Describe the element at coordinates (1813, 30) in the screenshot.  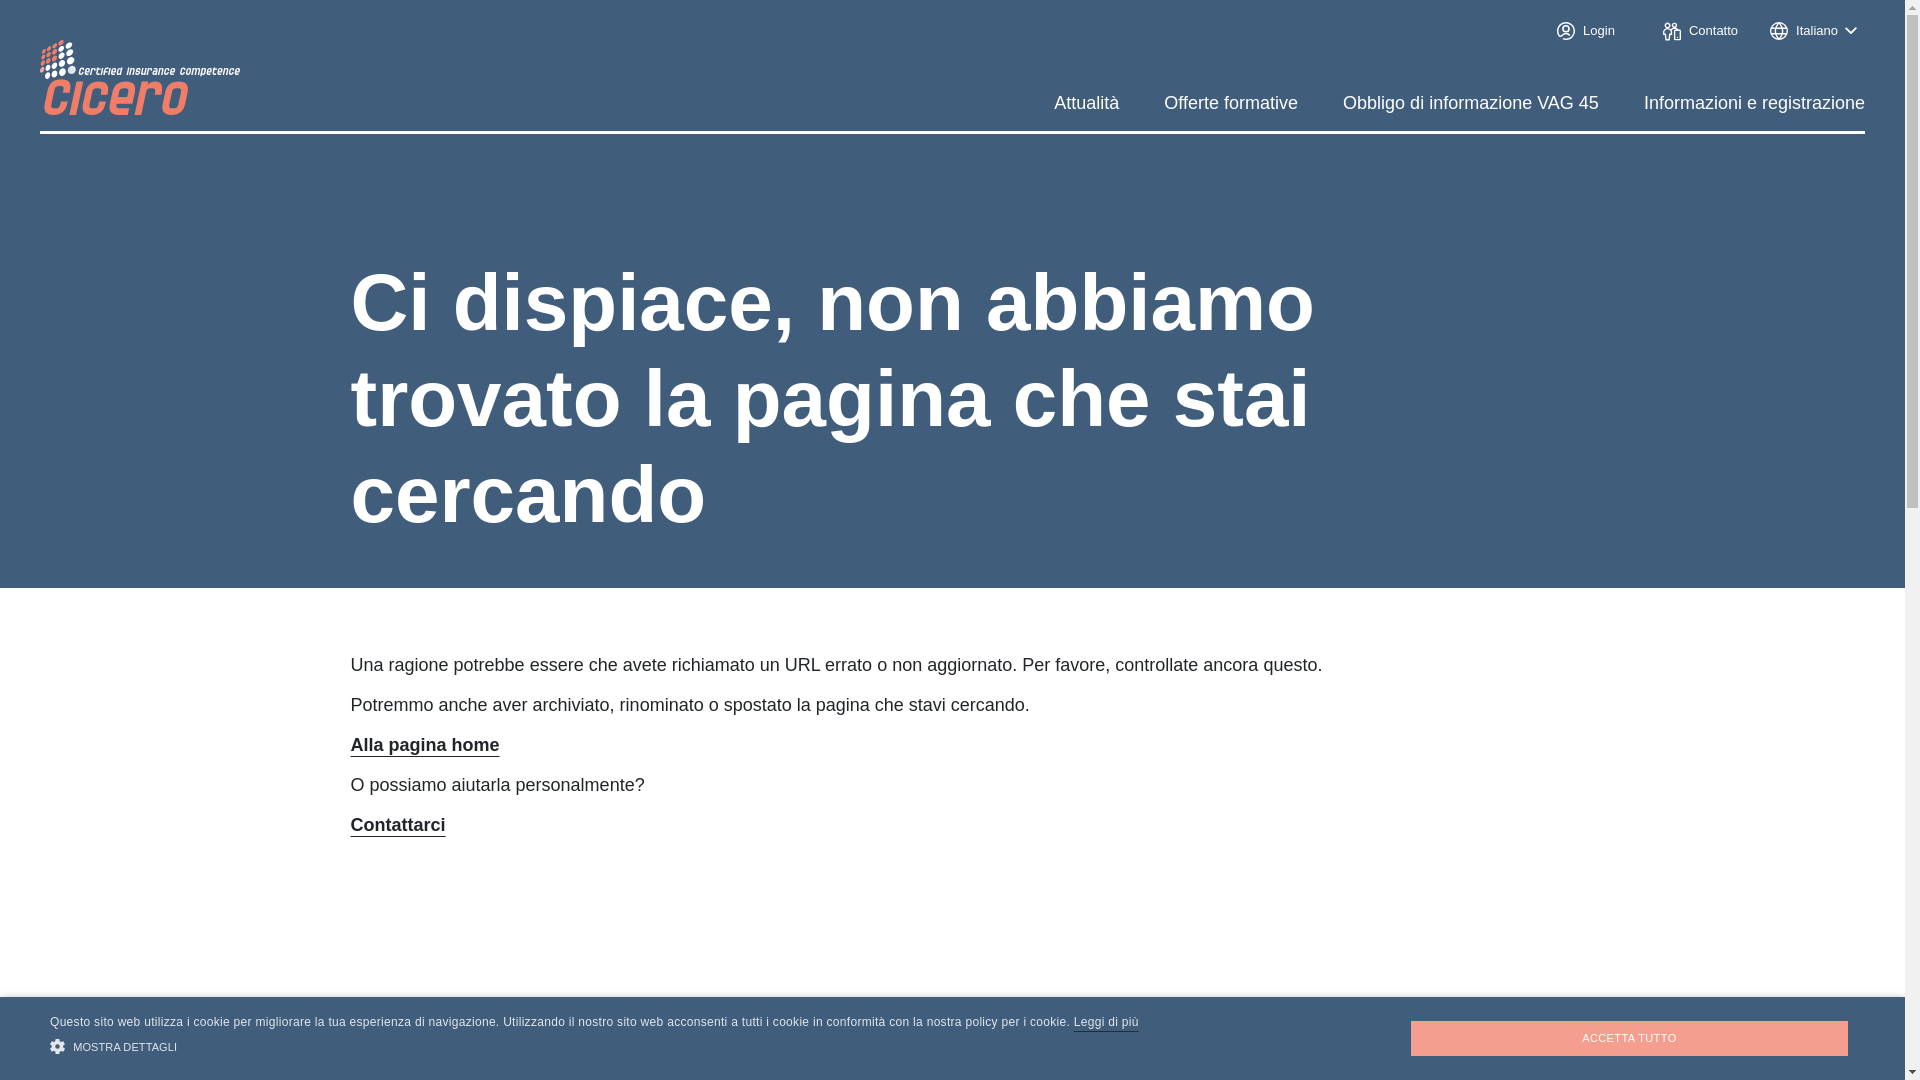
I see `'Italiano'` at that location.